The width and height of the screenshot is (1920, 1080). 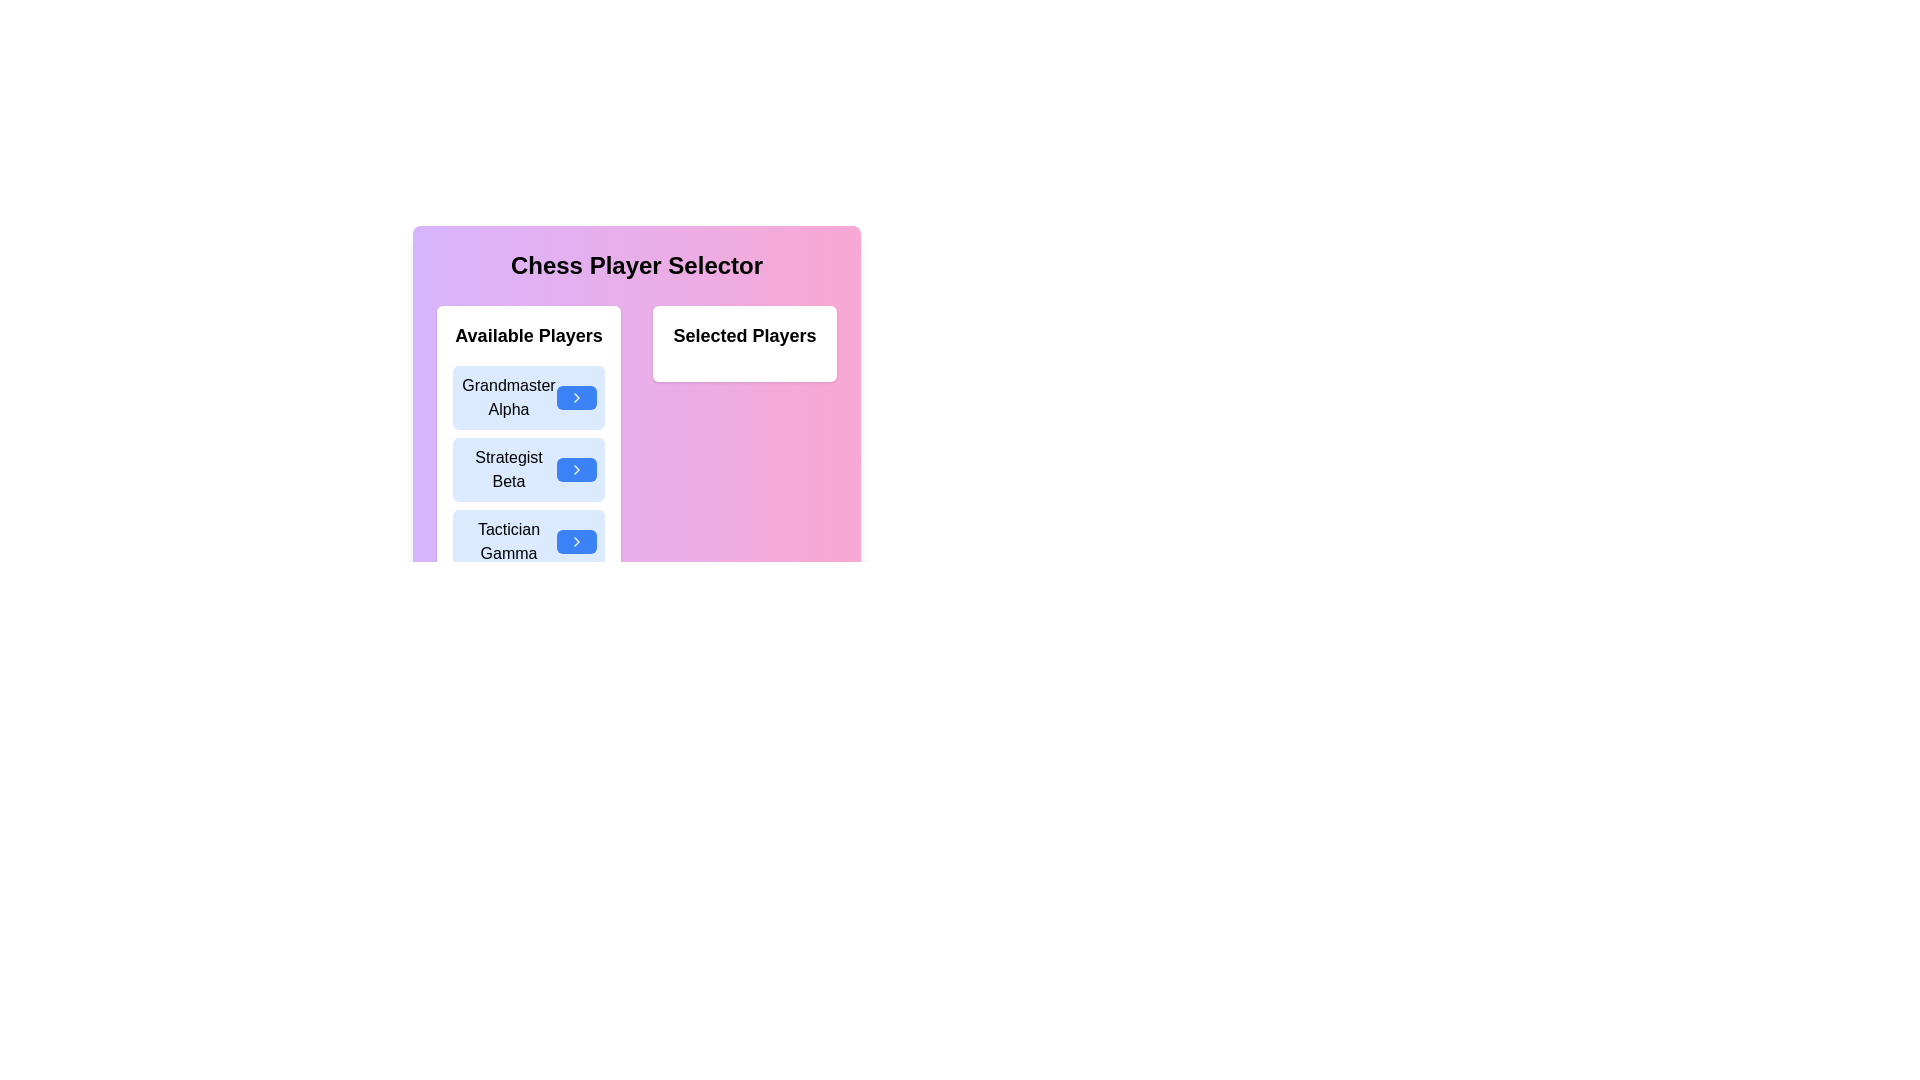 What do you see at coordinates (636, 265) in the screenshot?
I see `the heading 'Chess Player Selector' to read it` at bounding box center [636, 265].